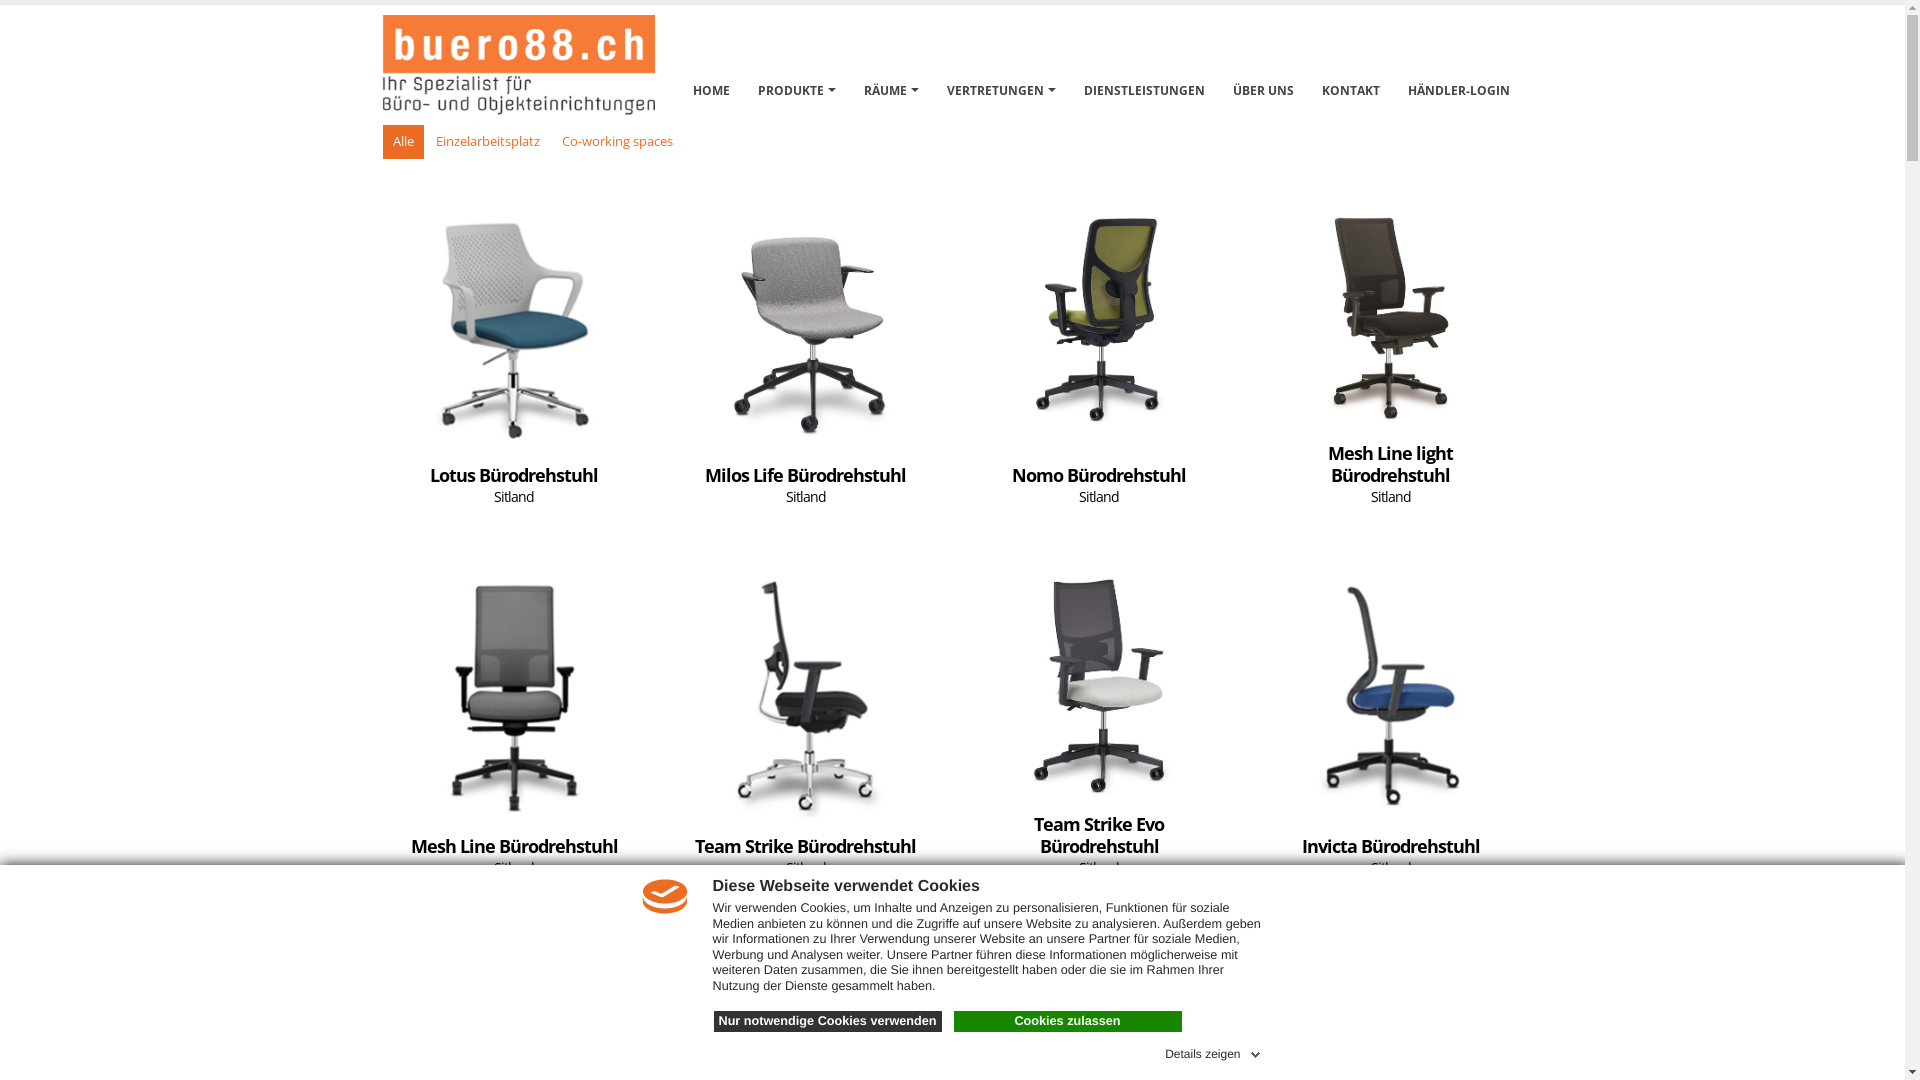  Describe the element at coordinates (795, 69) in the screenshot. I see `'PRODUKTE'` at that location.